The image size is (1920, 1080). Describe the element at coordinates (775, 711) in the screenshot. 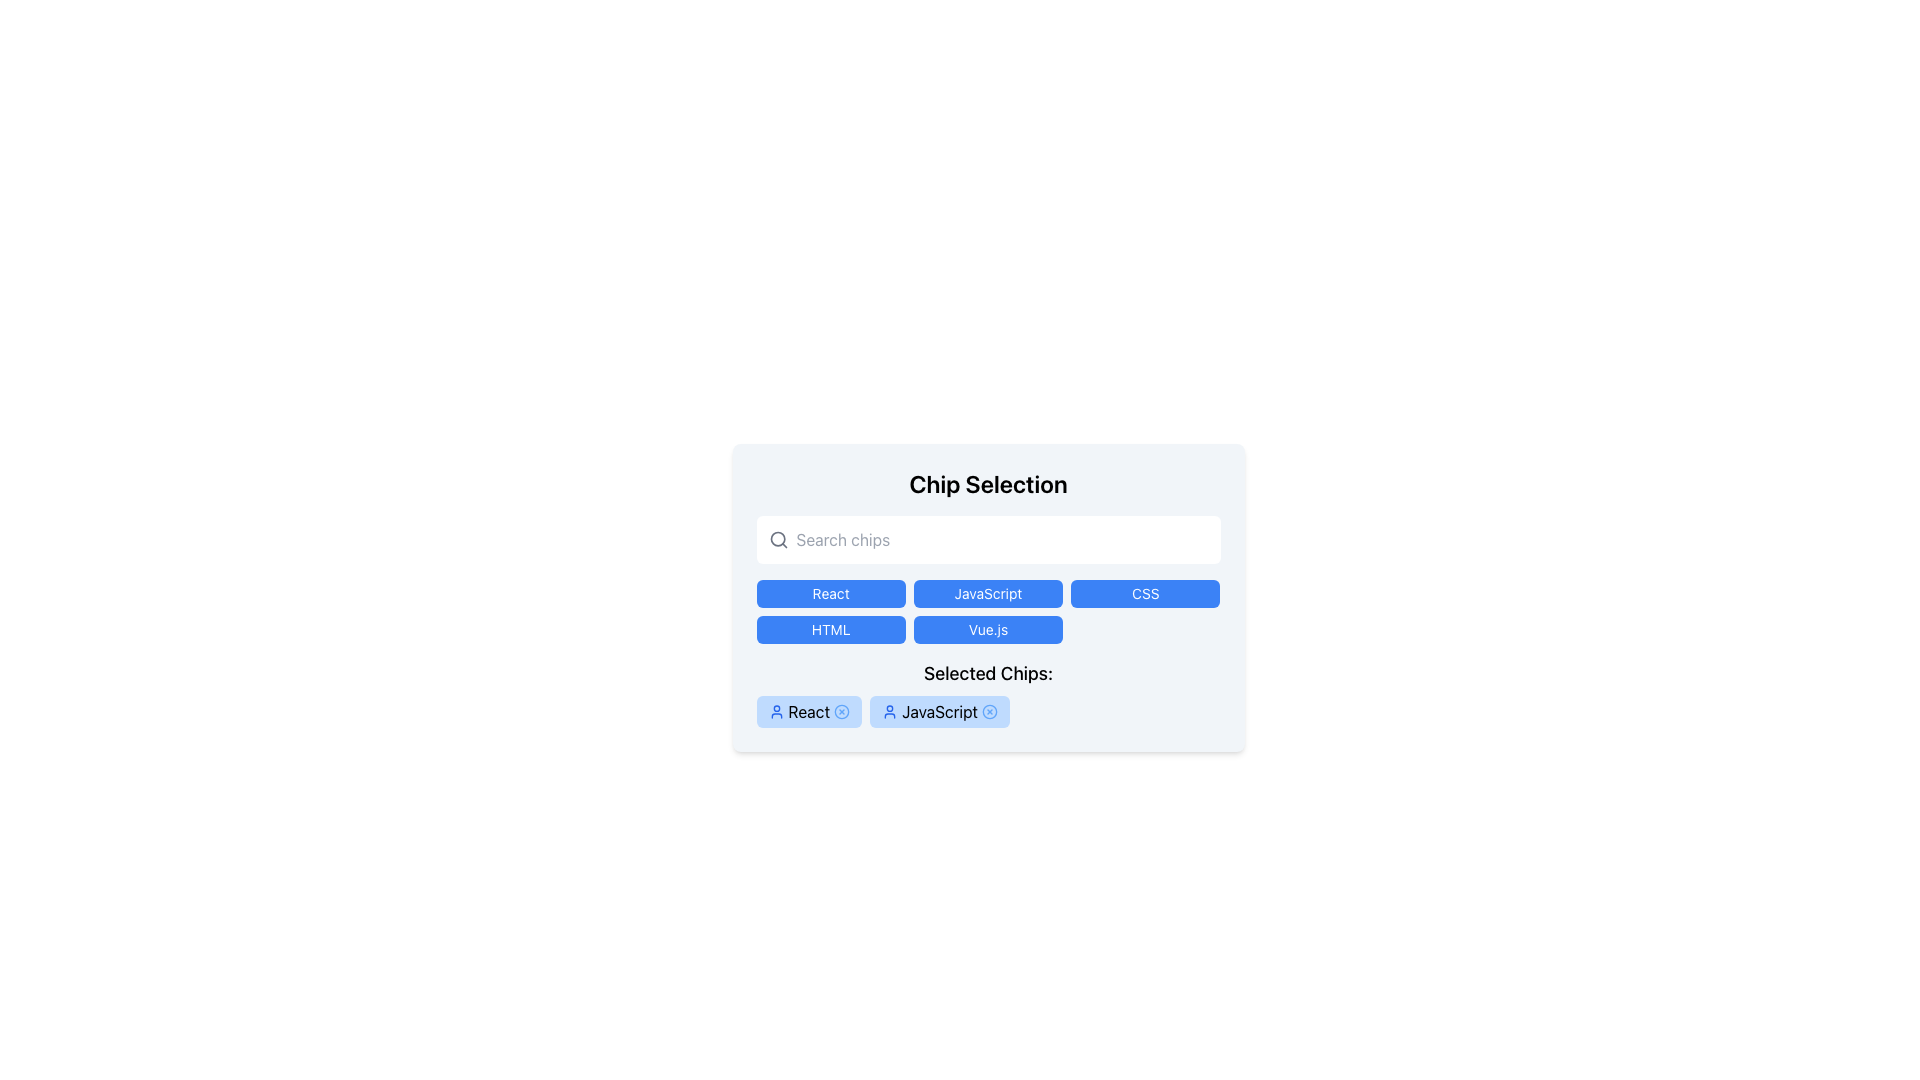

I see `the blue SVG icon representing a head and shoulders, located within the first 'React' chip in the 'Selected Chips' section at the bottom of the interface` at that location.